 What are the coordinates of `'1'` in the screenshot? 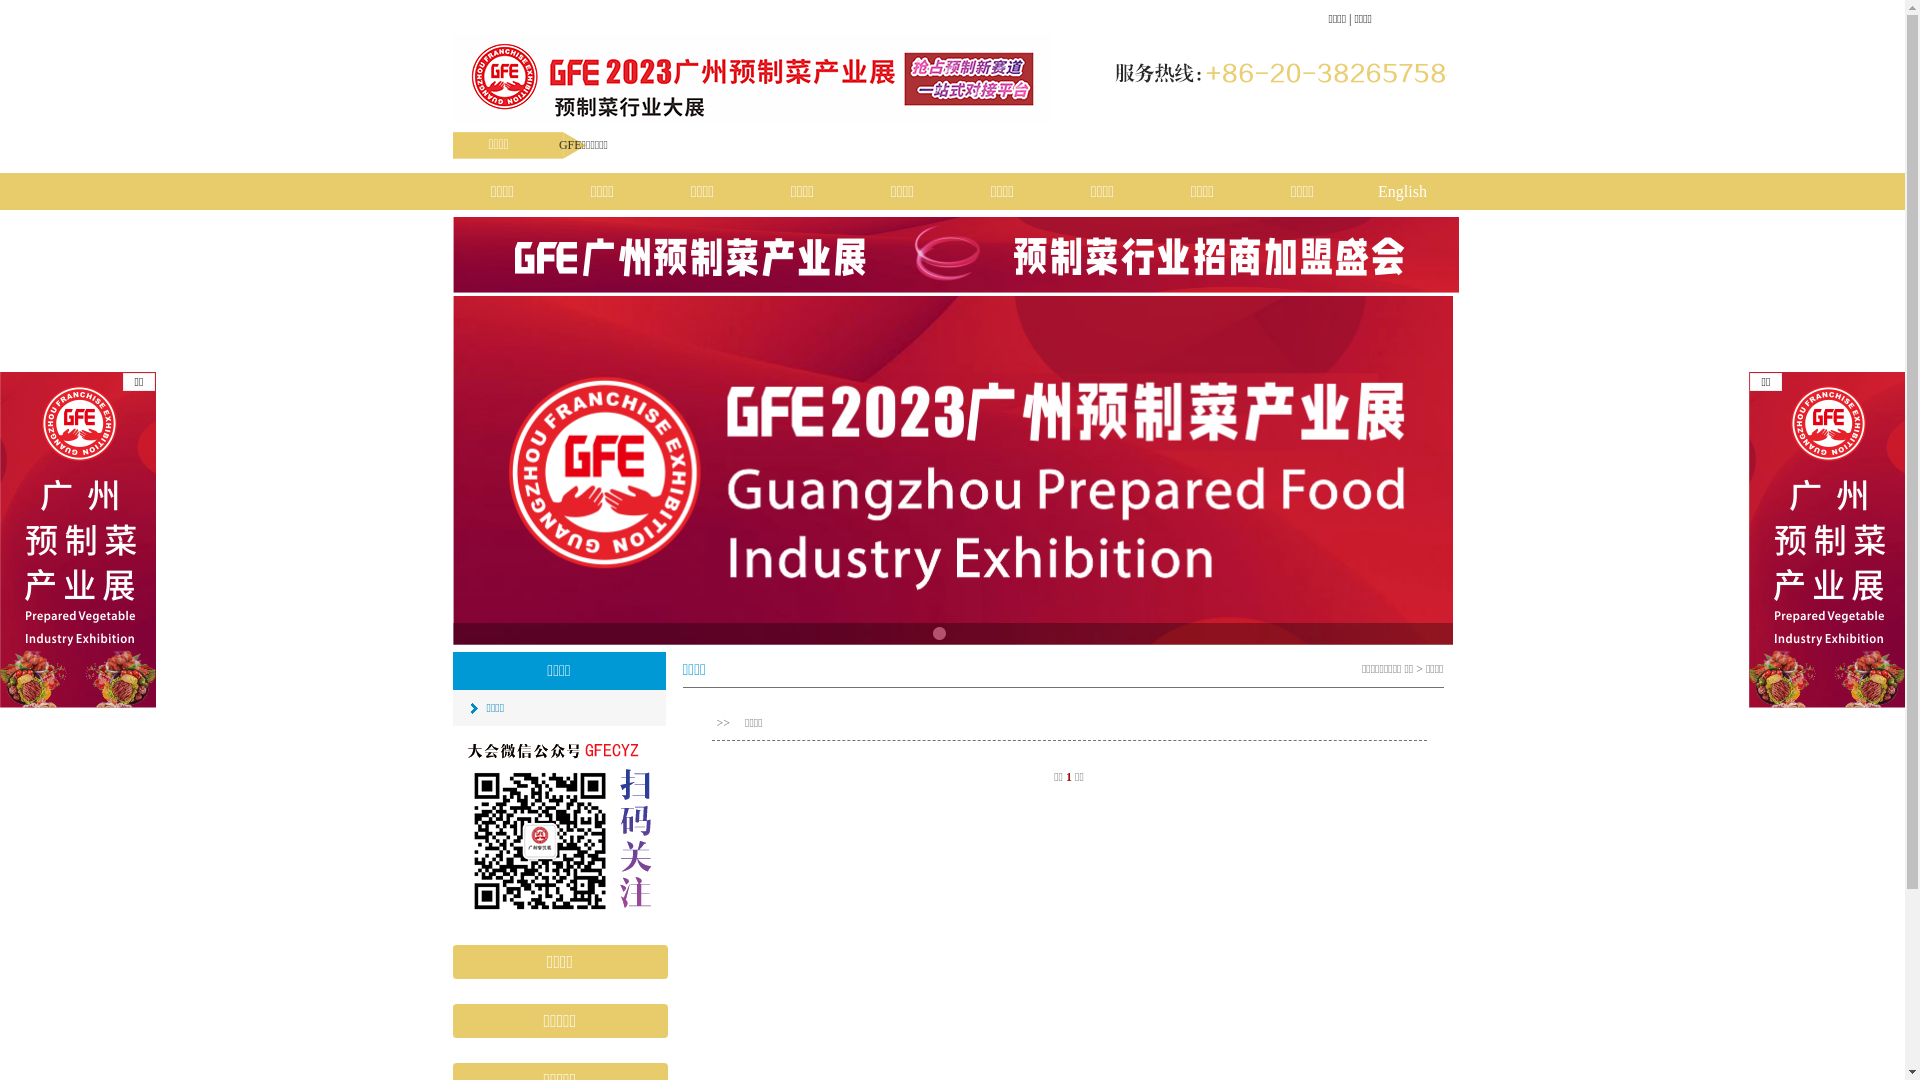 It's located at (1068, 775).